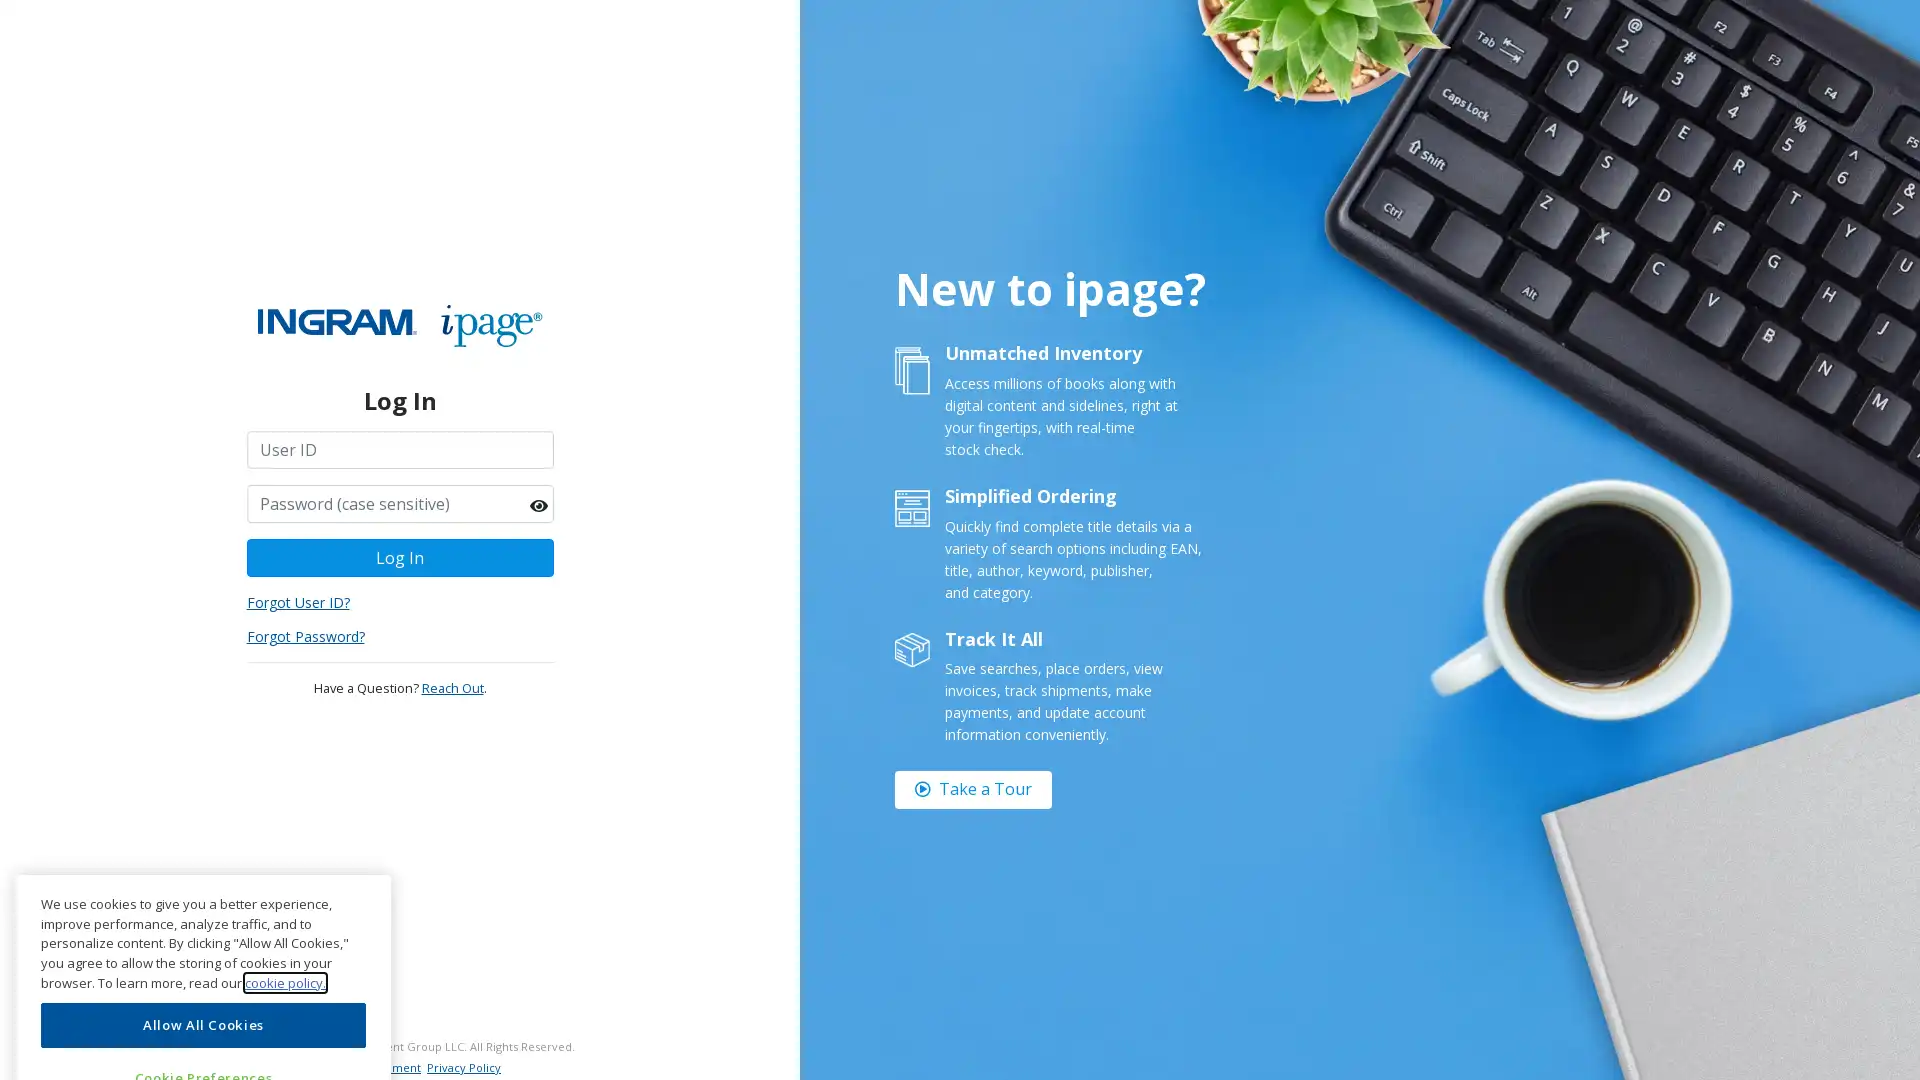  What do you see at coordinates (399, 556) in the screenshot?
I see `Log In` at bounding box center [399, 556].